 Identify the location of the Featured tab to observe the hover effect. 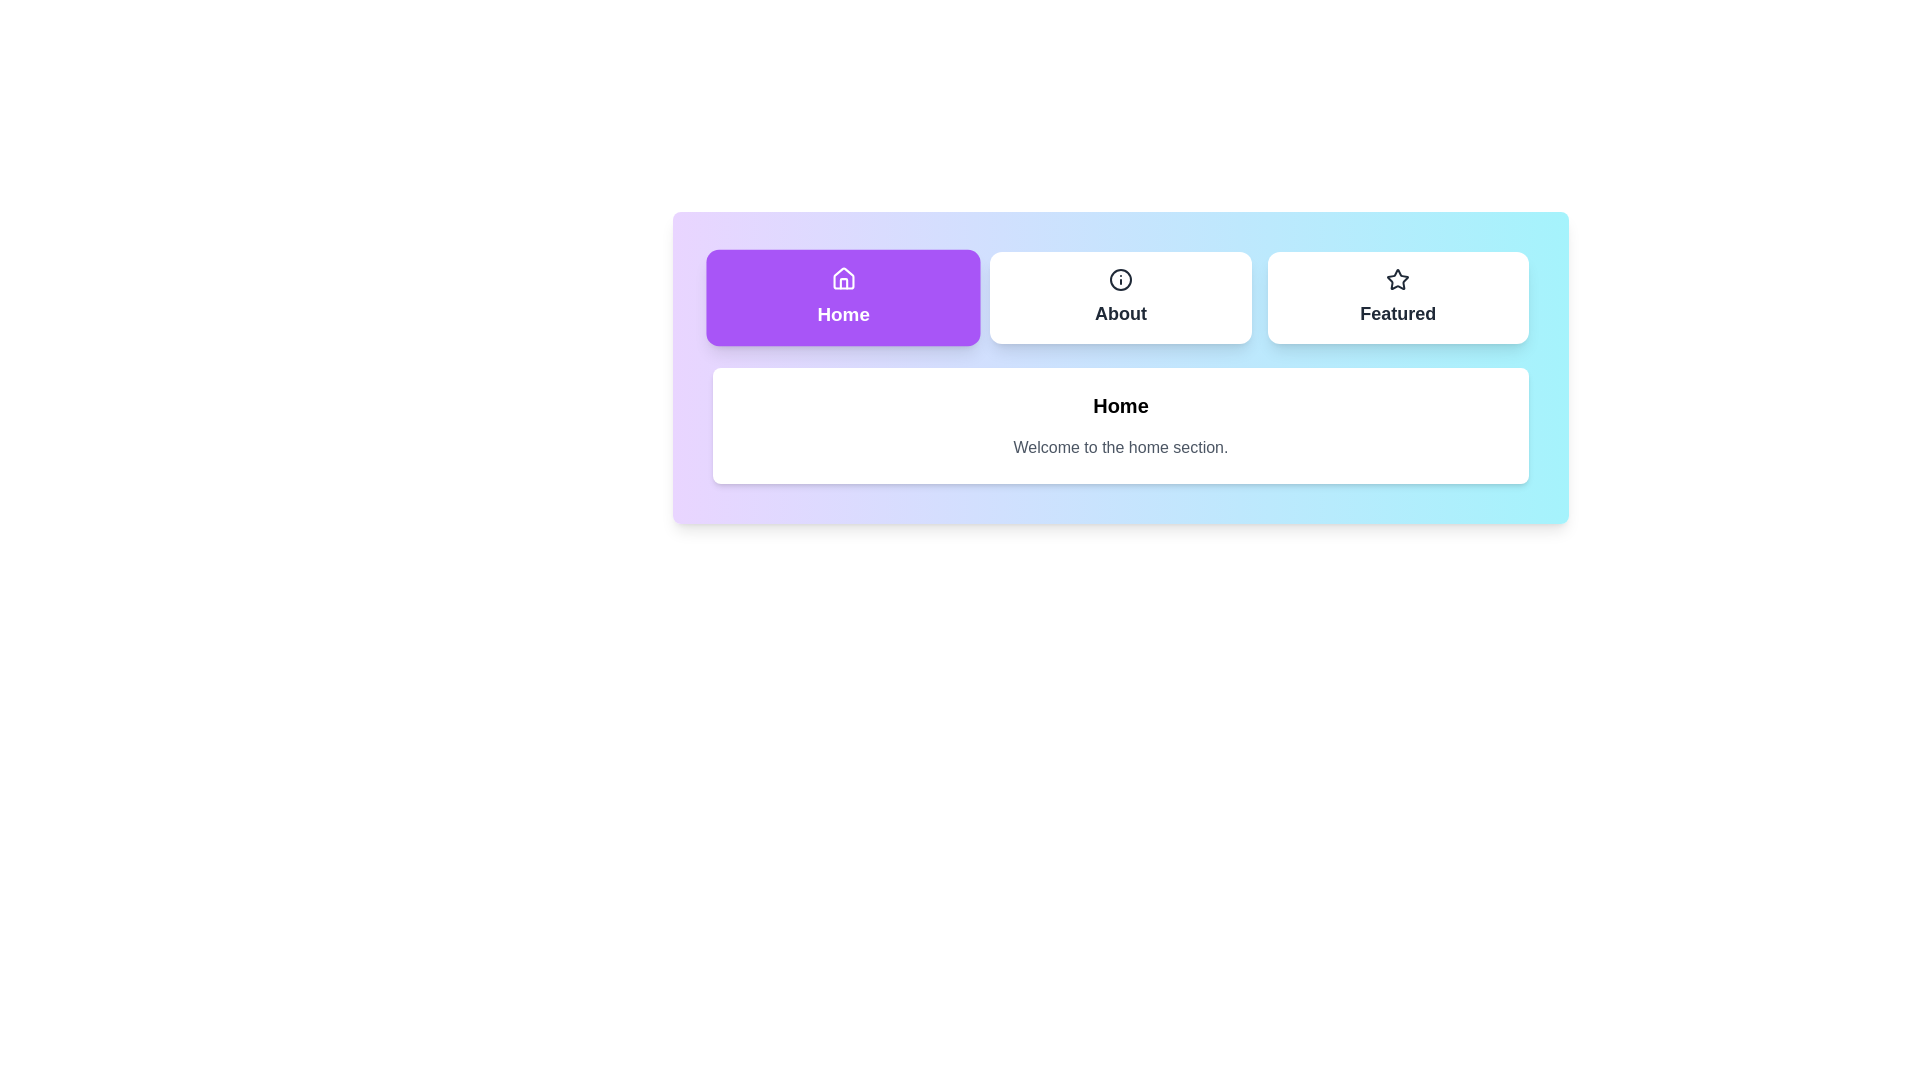
(1397, 297).